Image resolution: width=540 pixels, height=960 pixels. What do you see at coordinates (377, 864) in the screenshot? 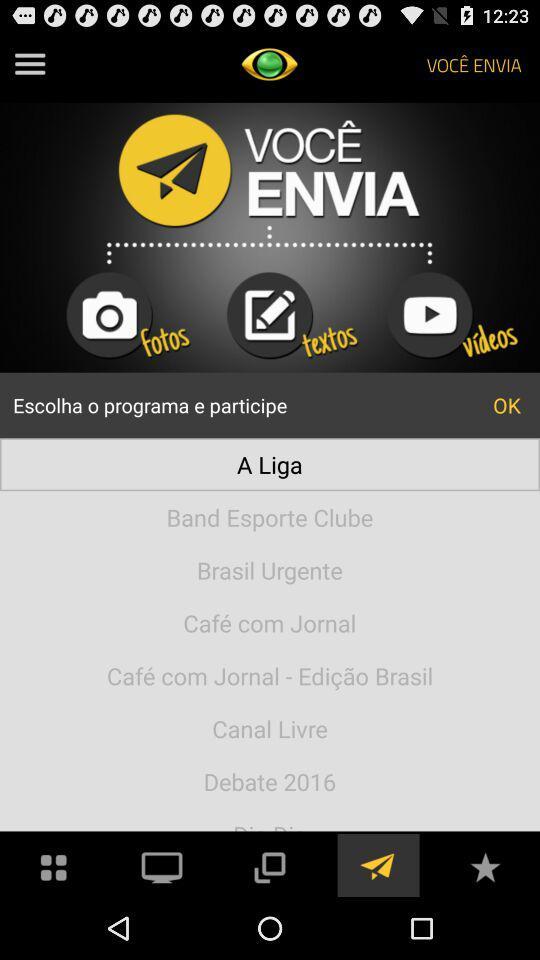
I see `send` at bounding box center [377, 864].